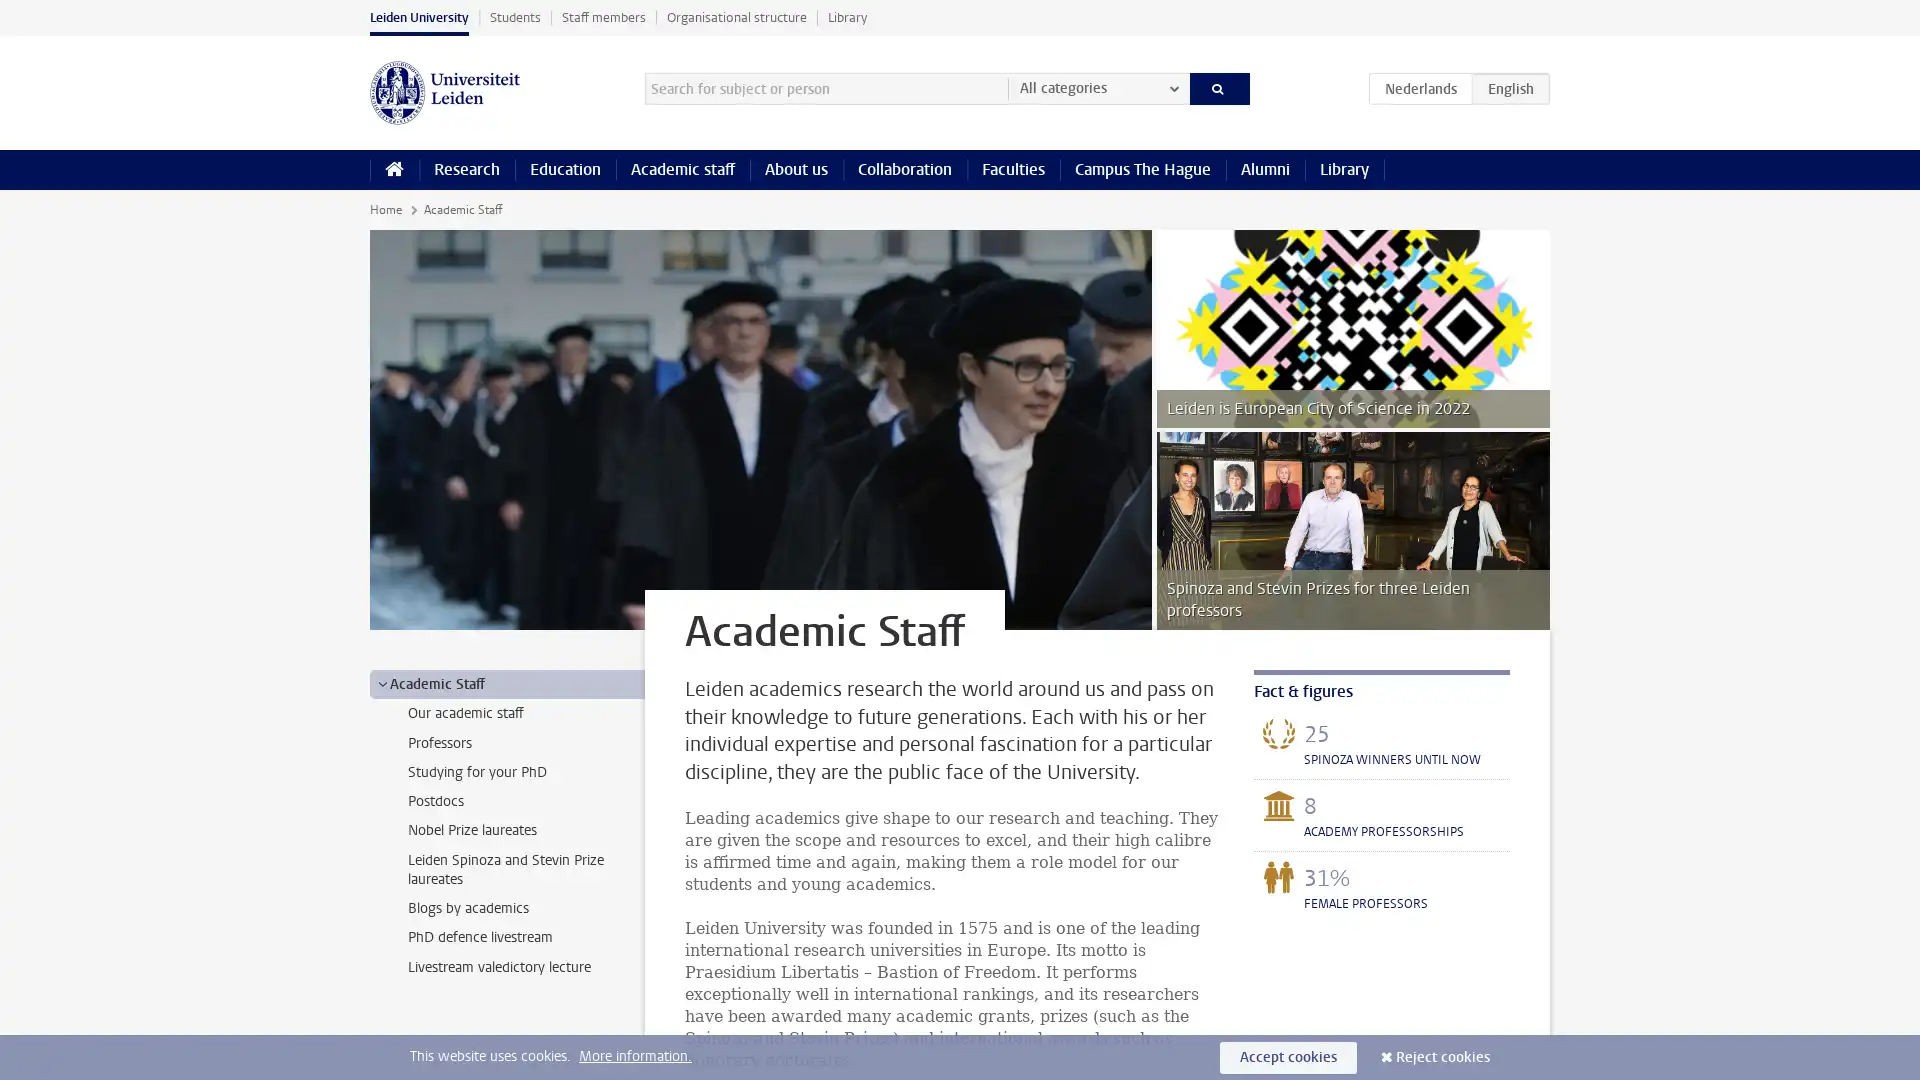 The image size is (1920, 1080). I want to click on Search, so click(1218, 87).